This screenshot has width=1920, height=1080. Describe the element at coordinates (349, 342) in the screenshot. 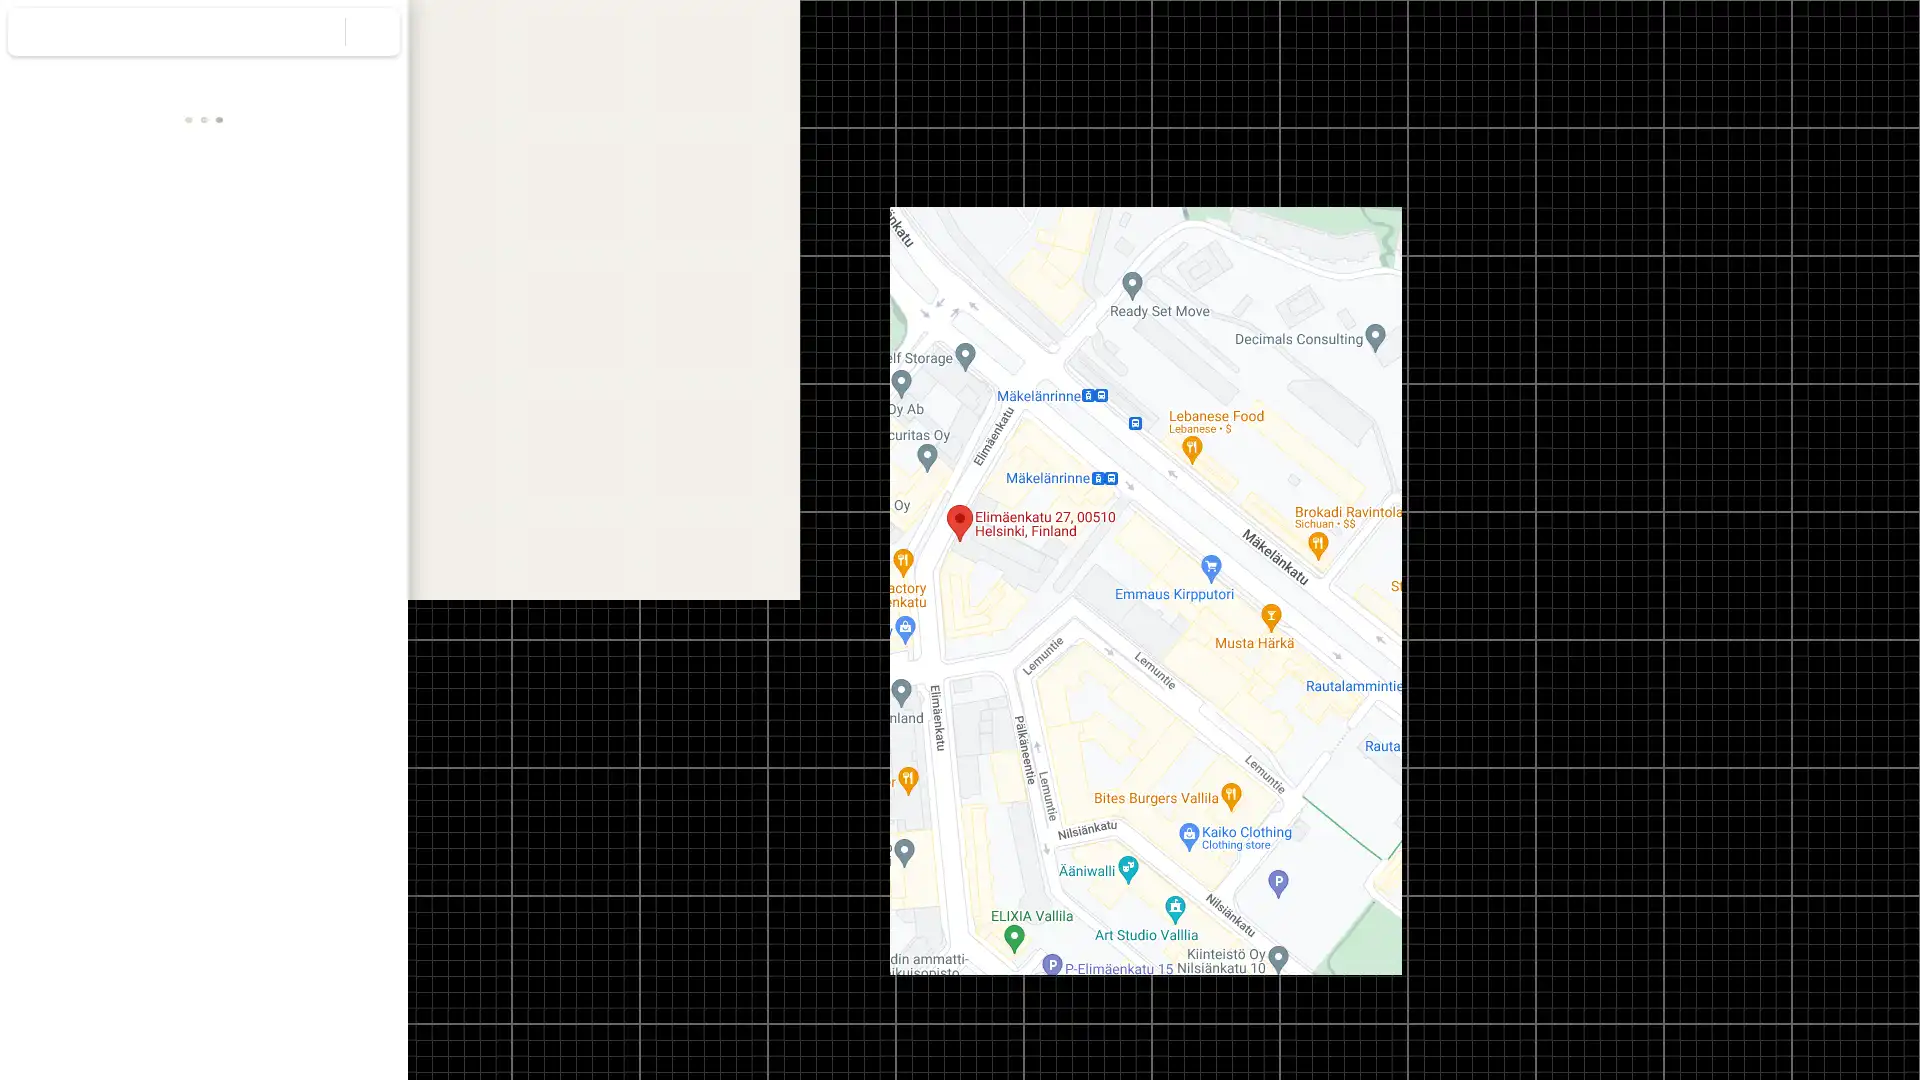

I see `Share Elimaenkatu 27` at that location.